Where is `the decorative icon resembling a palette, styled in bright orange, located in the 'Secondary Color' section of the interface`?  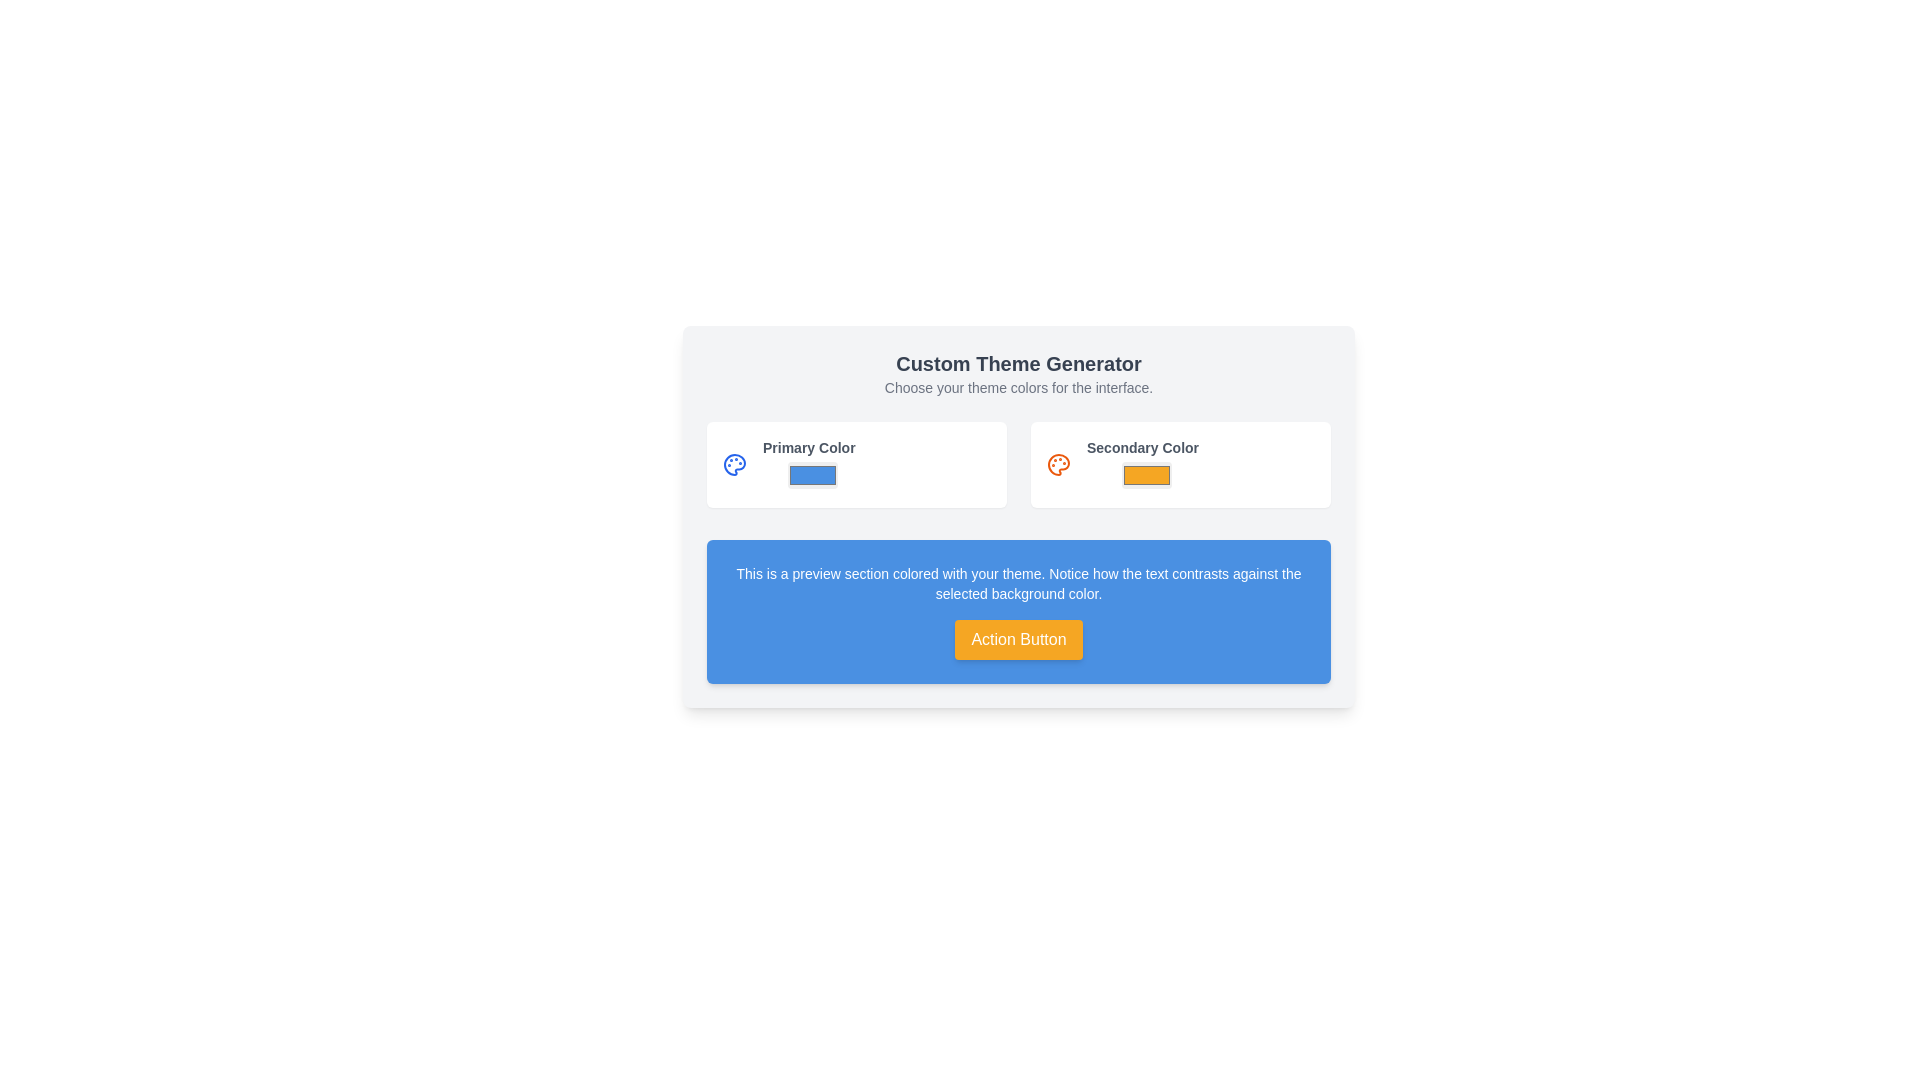
the decorative icon resembling a palette, styled in bright orange, located in the 'Secondary Color' section of the interface is located at coordinates (1058, 465).